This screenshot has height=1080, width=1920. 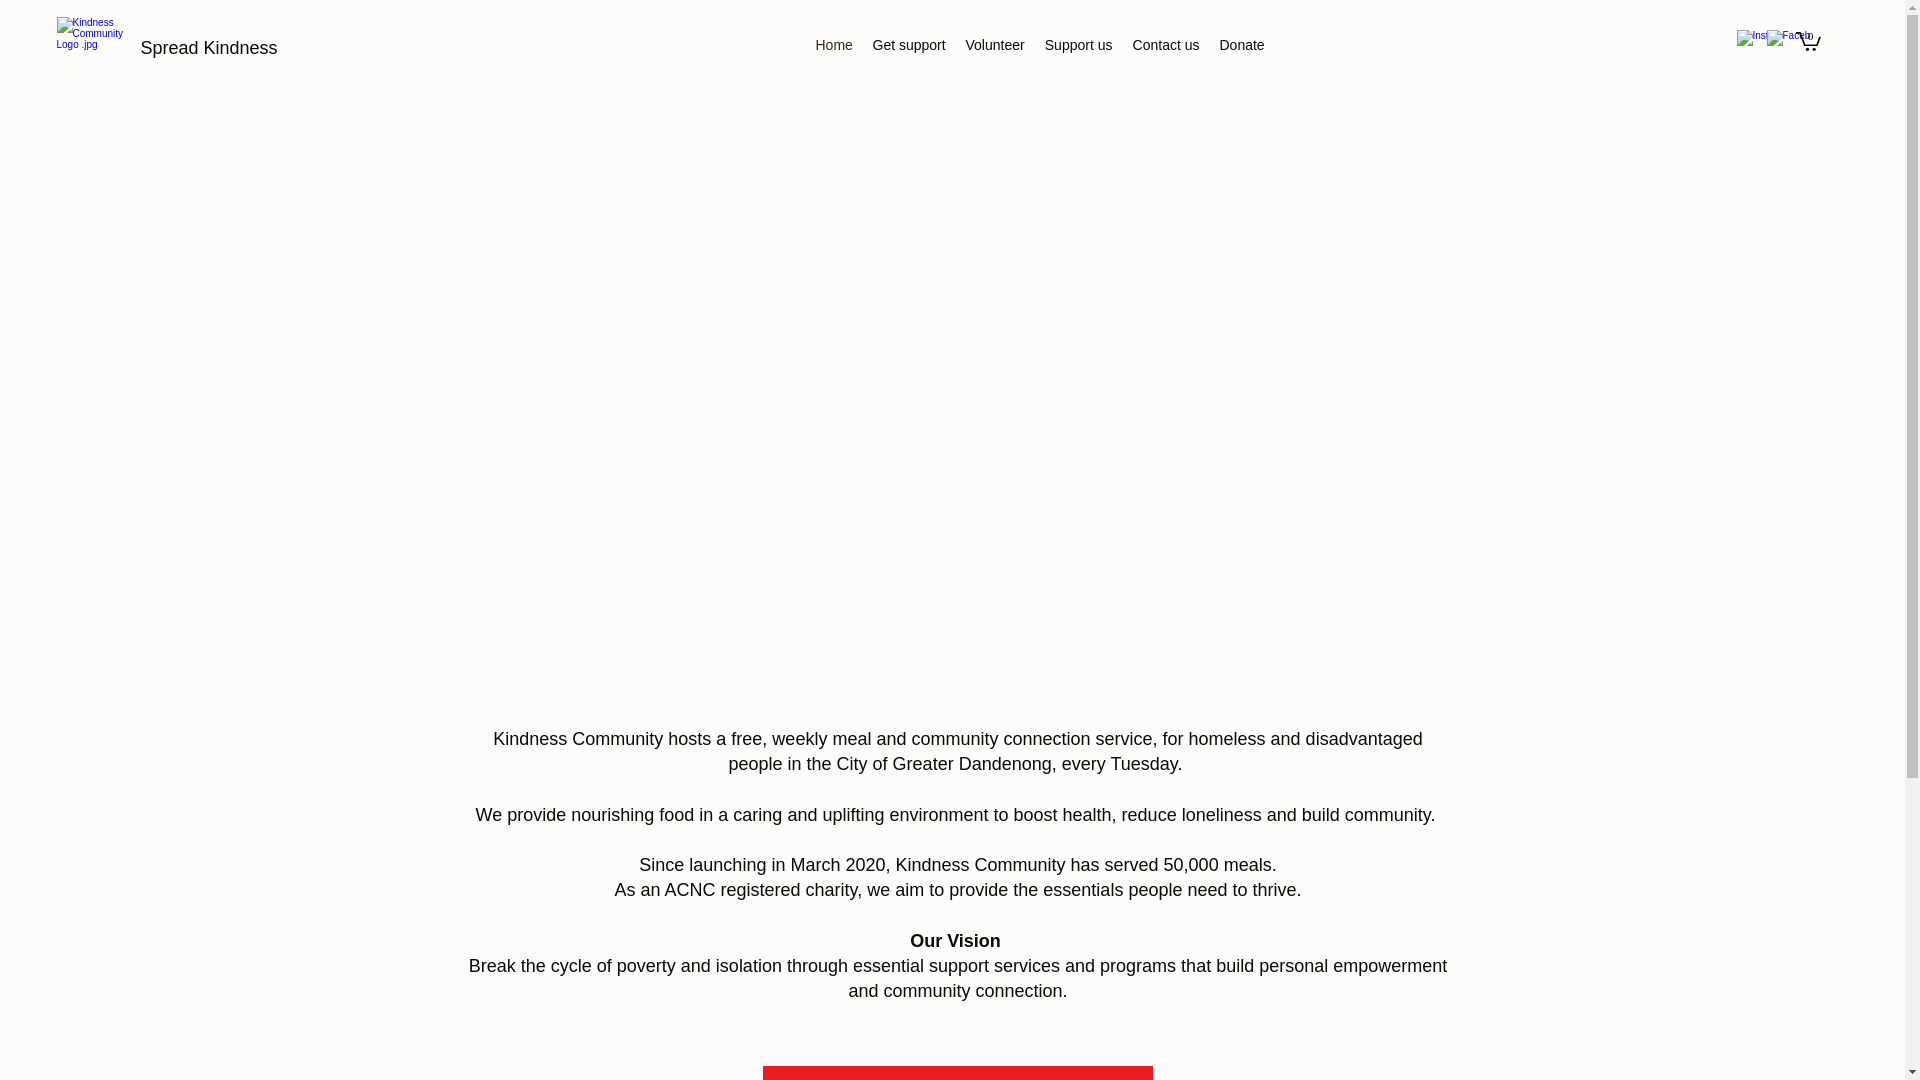 I want to click on 'Home', so click(x=834, y=45).